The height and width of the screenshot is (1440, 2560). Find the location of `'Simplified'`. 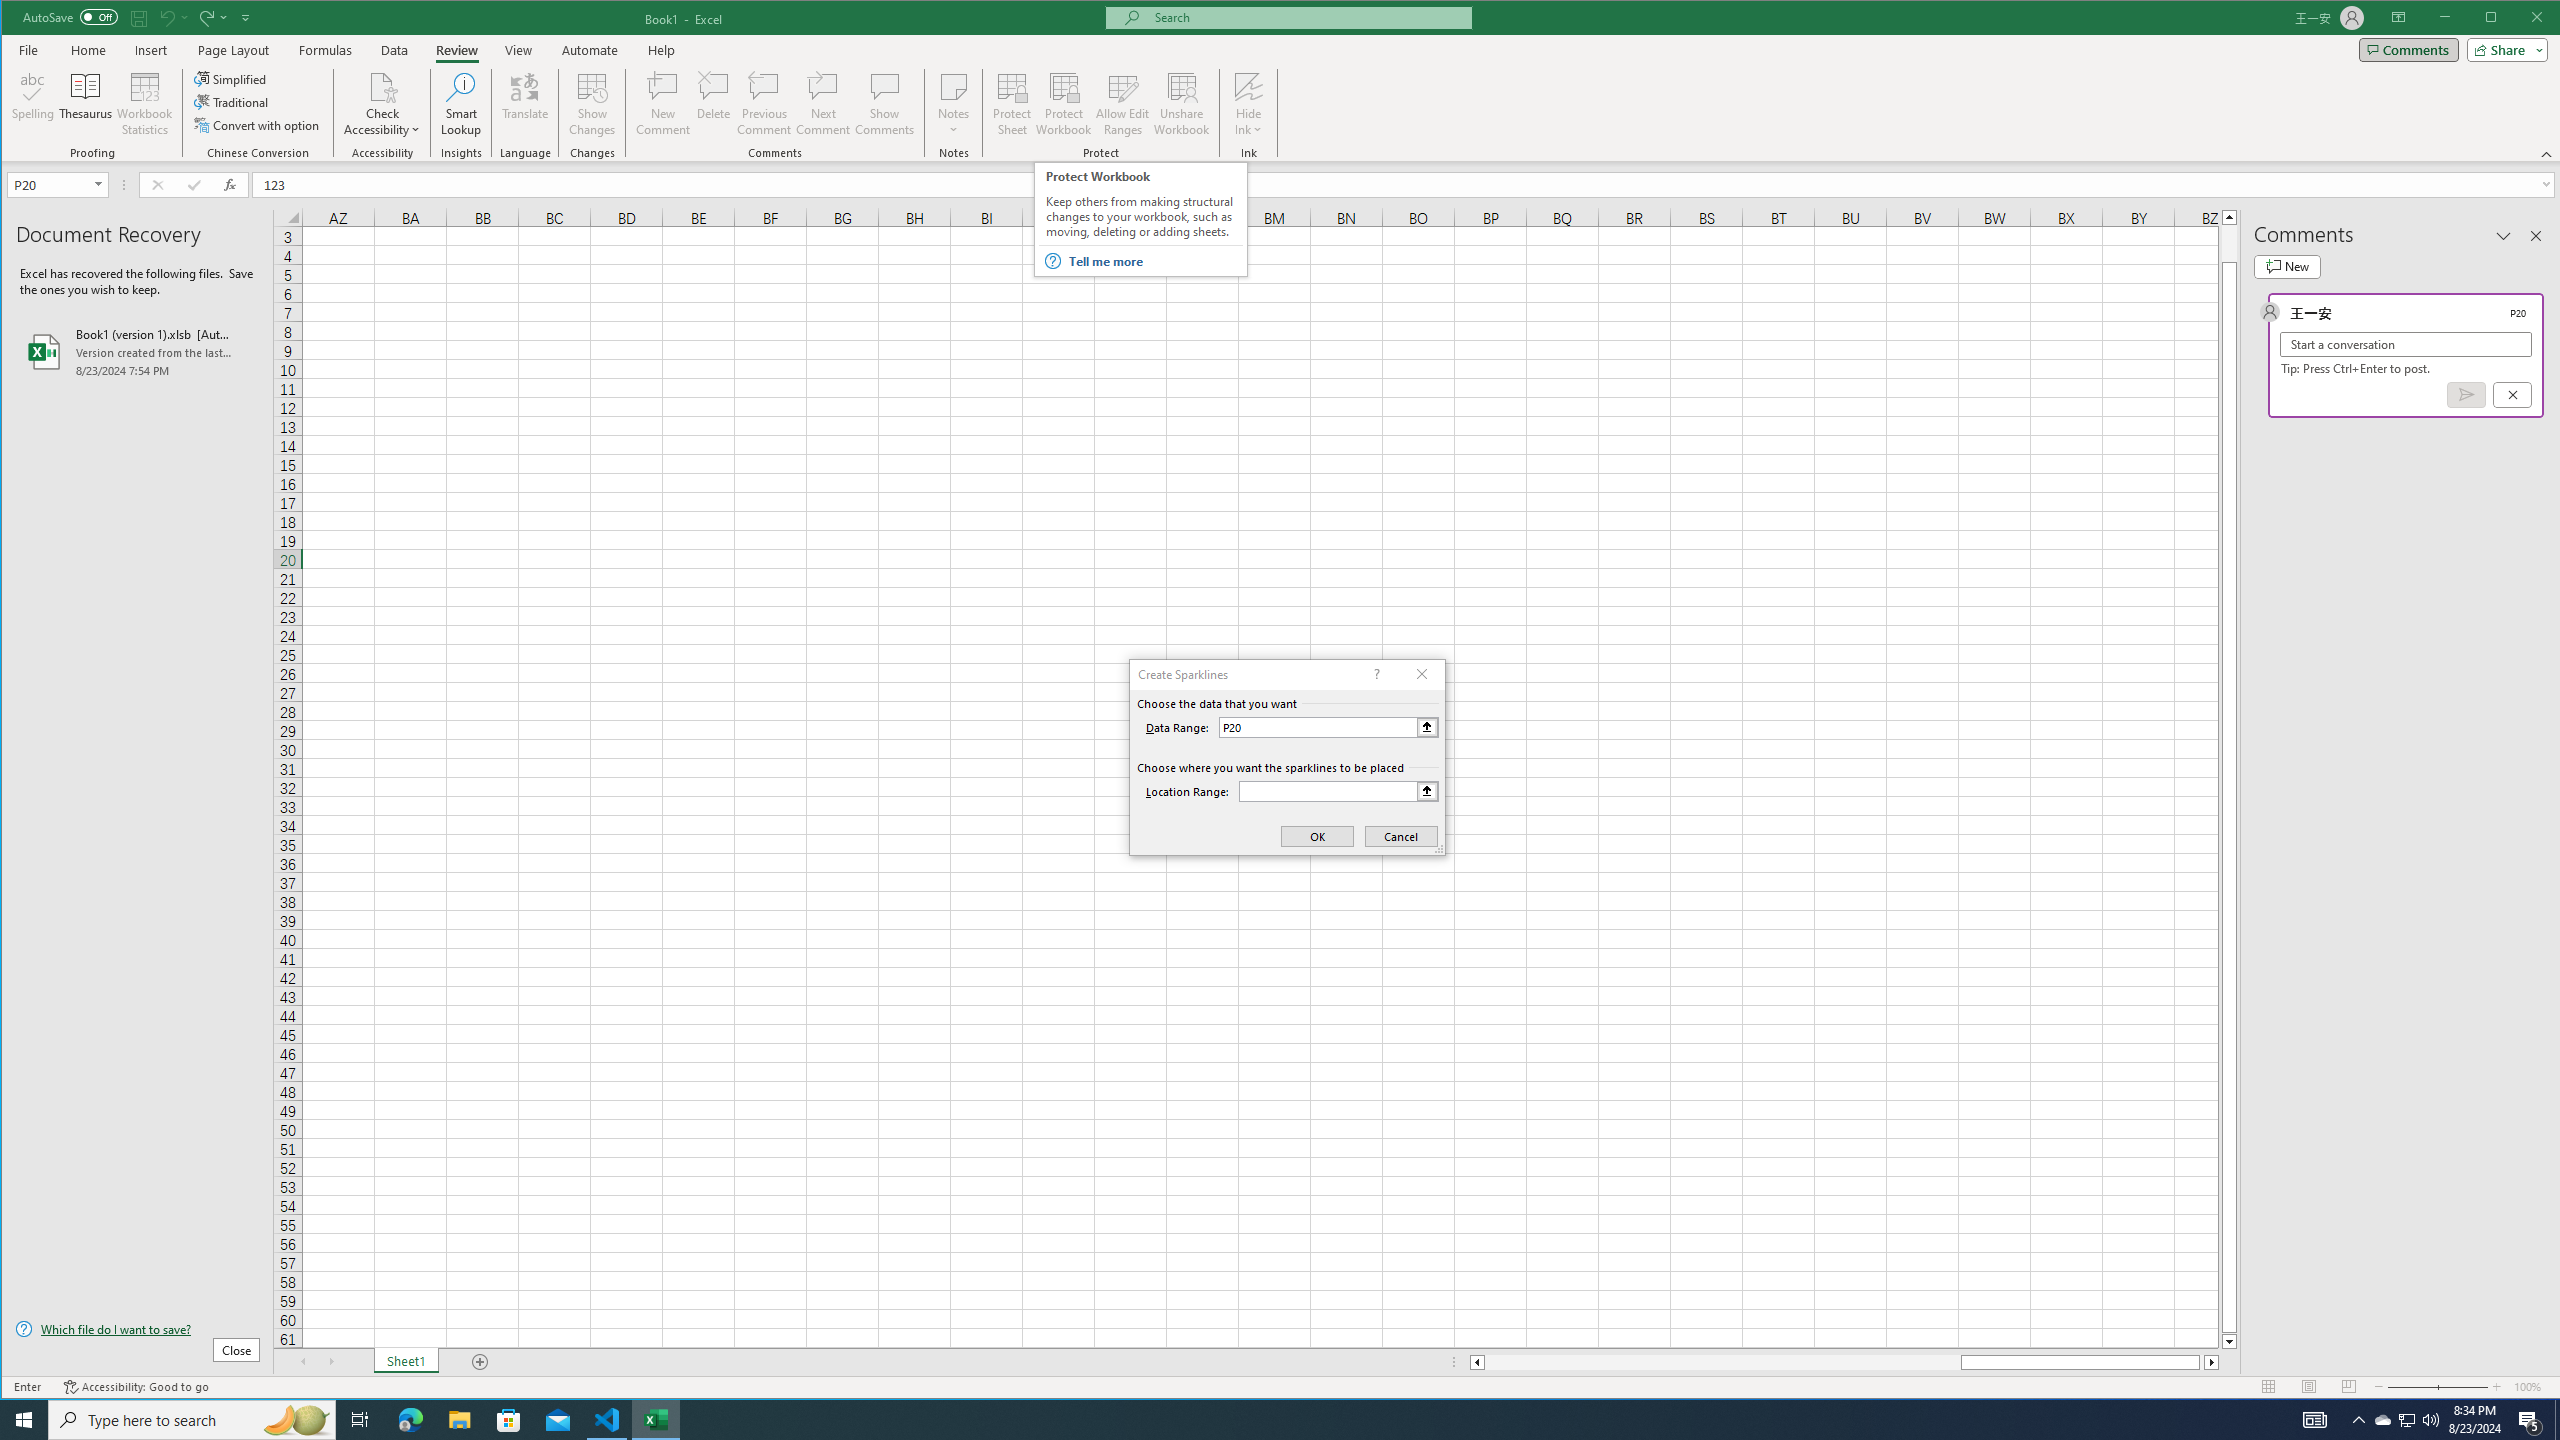

'Simplified' is located at coordinates (232, 78).